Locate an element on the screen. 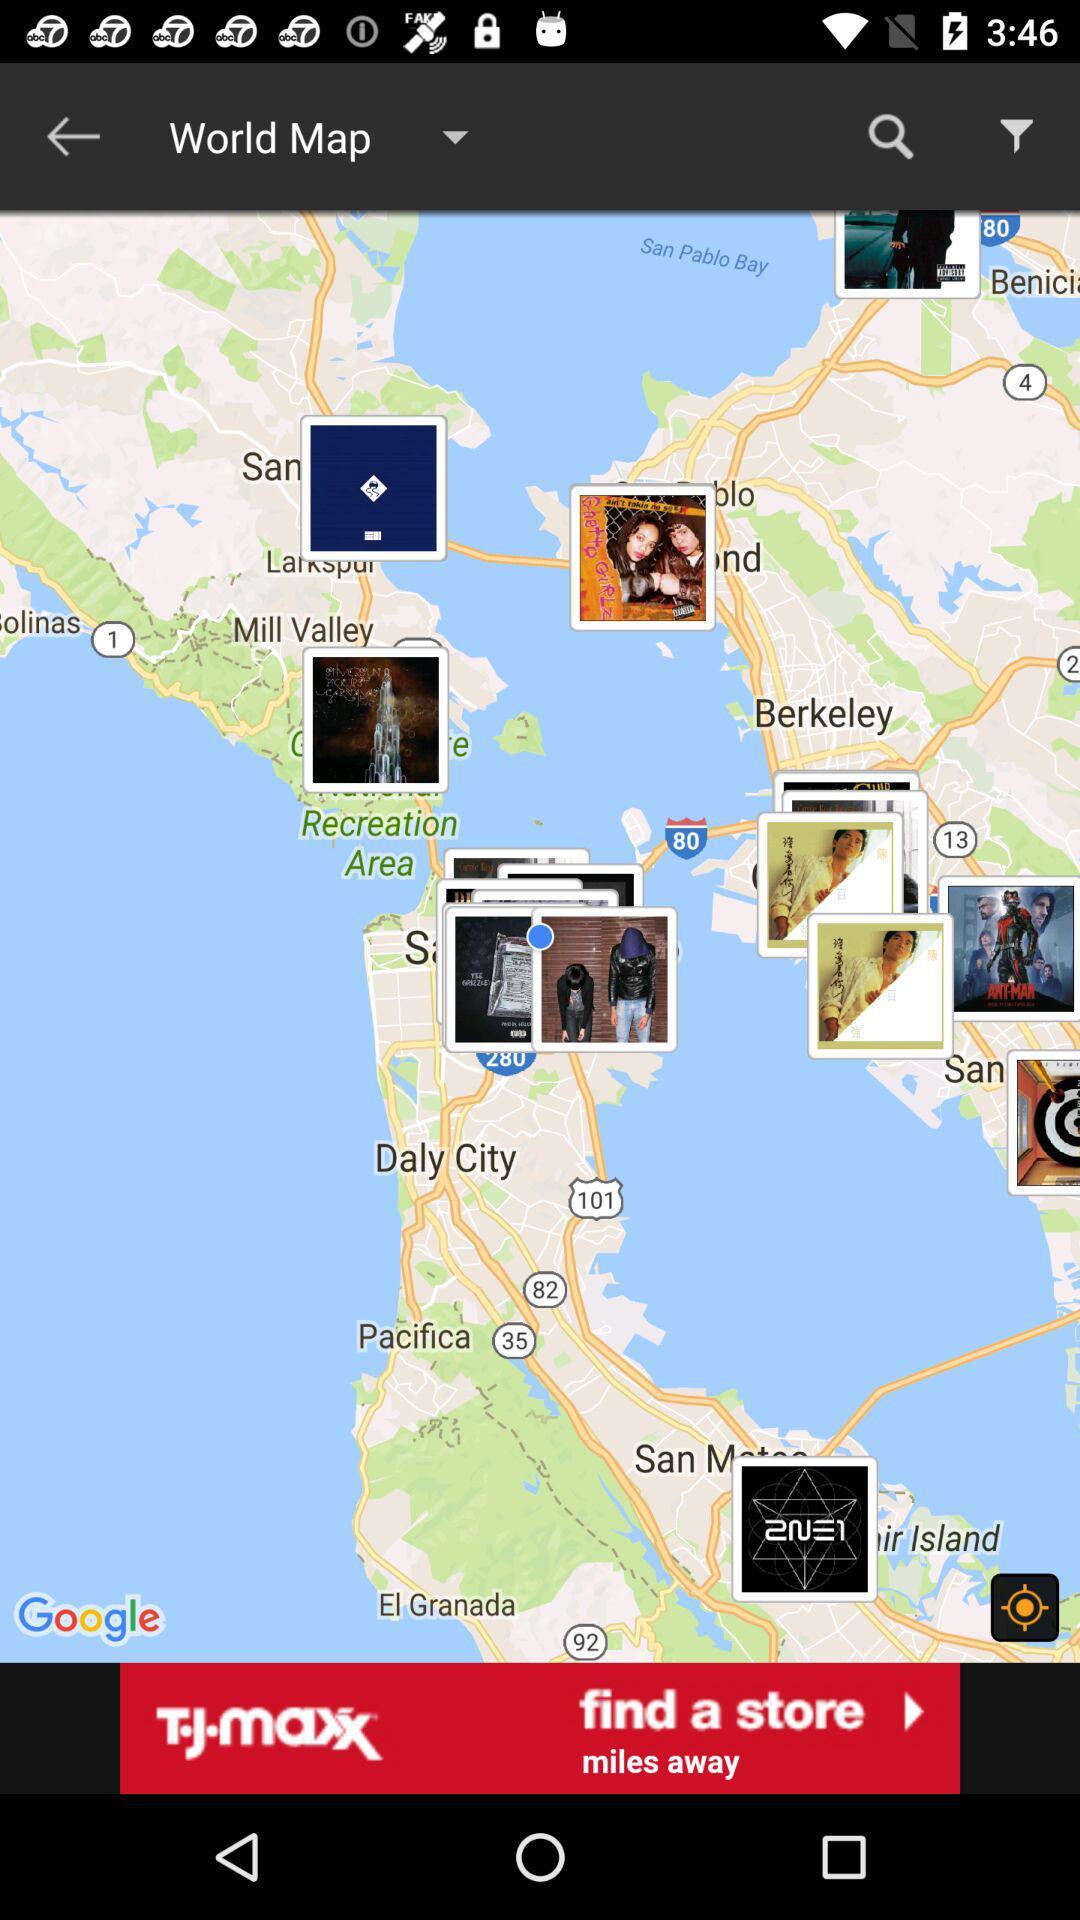  icon at the bottom right corner is located at coordinates (1024, 1607).